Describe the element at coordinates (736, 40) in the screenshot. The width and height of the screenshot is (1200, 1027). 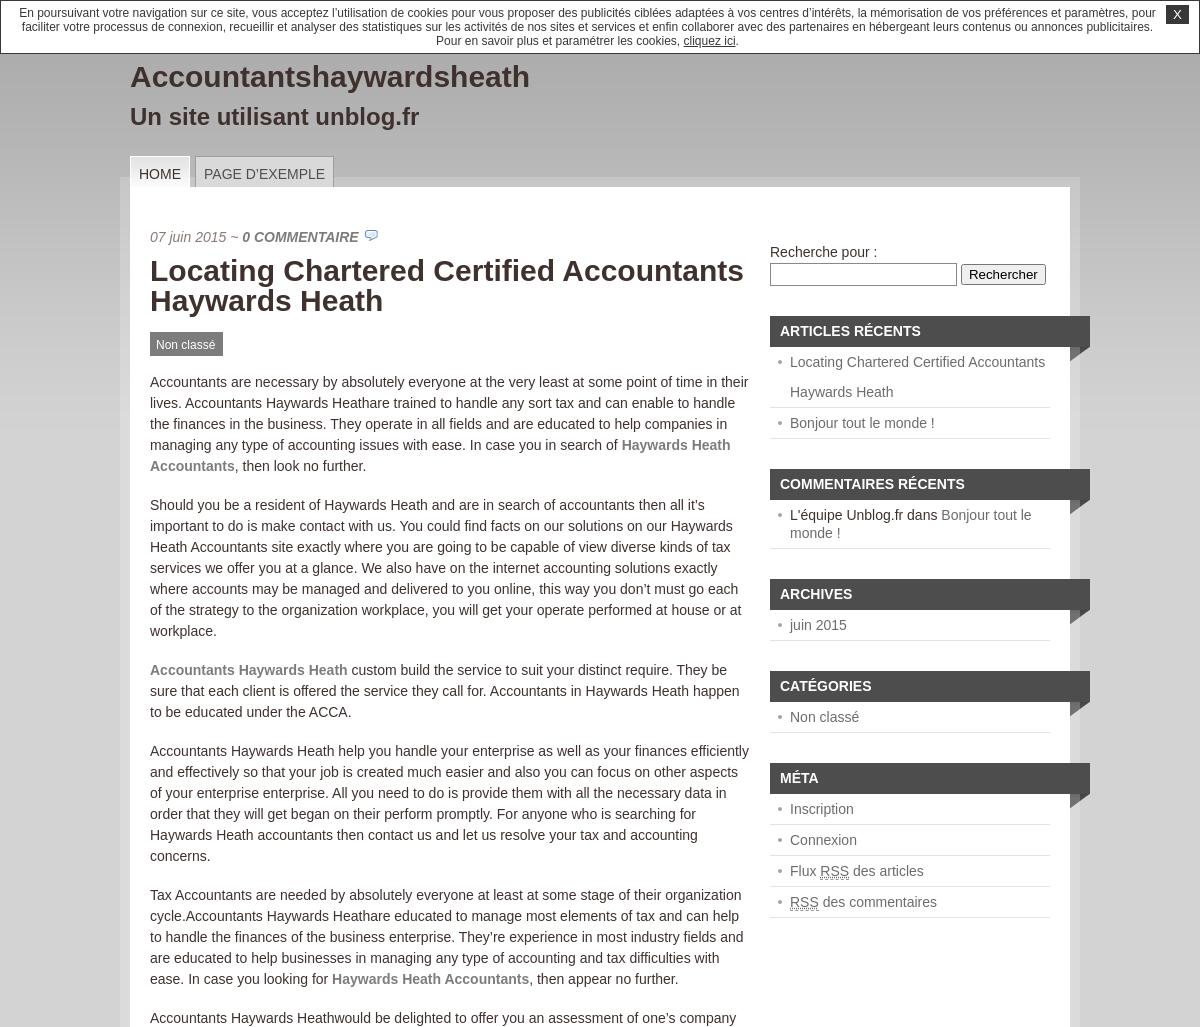
I see `'.'` at that location.